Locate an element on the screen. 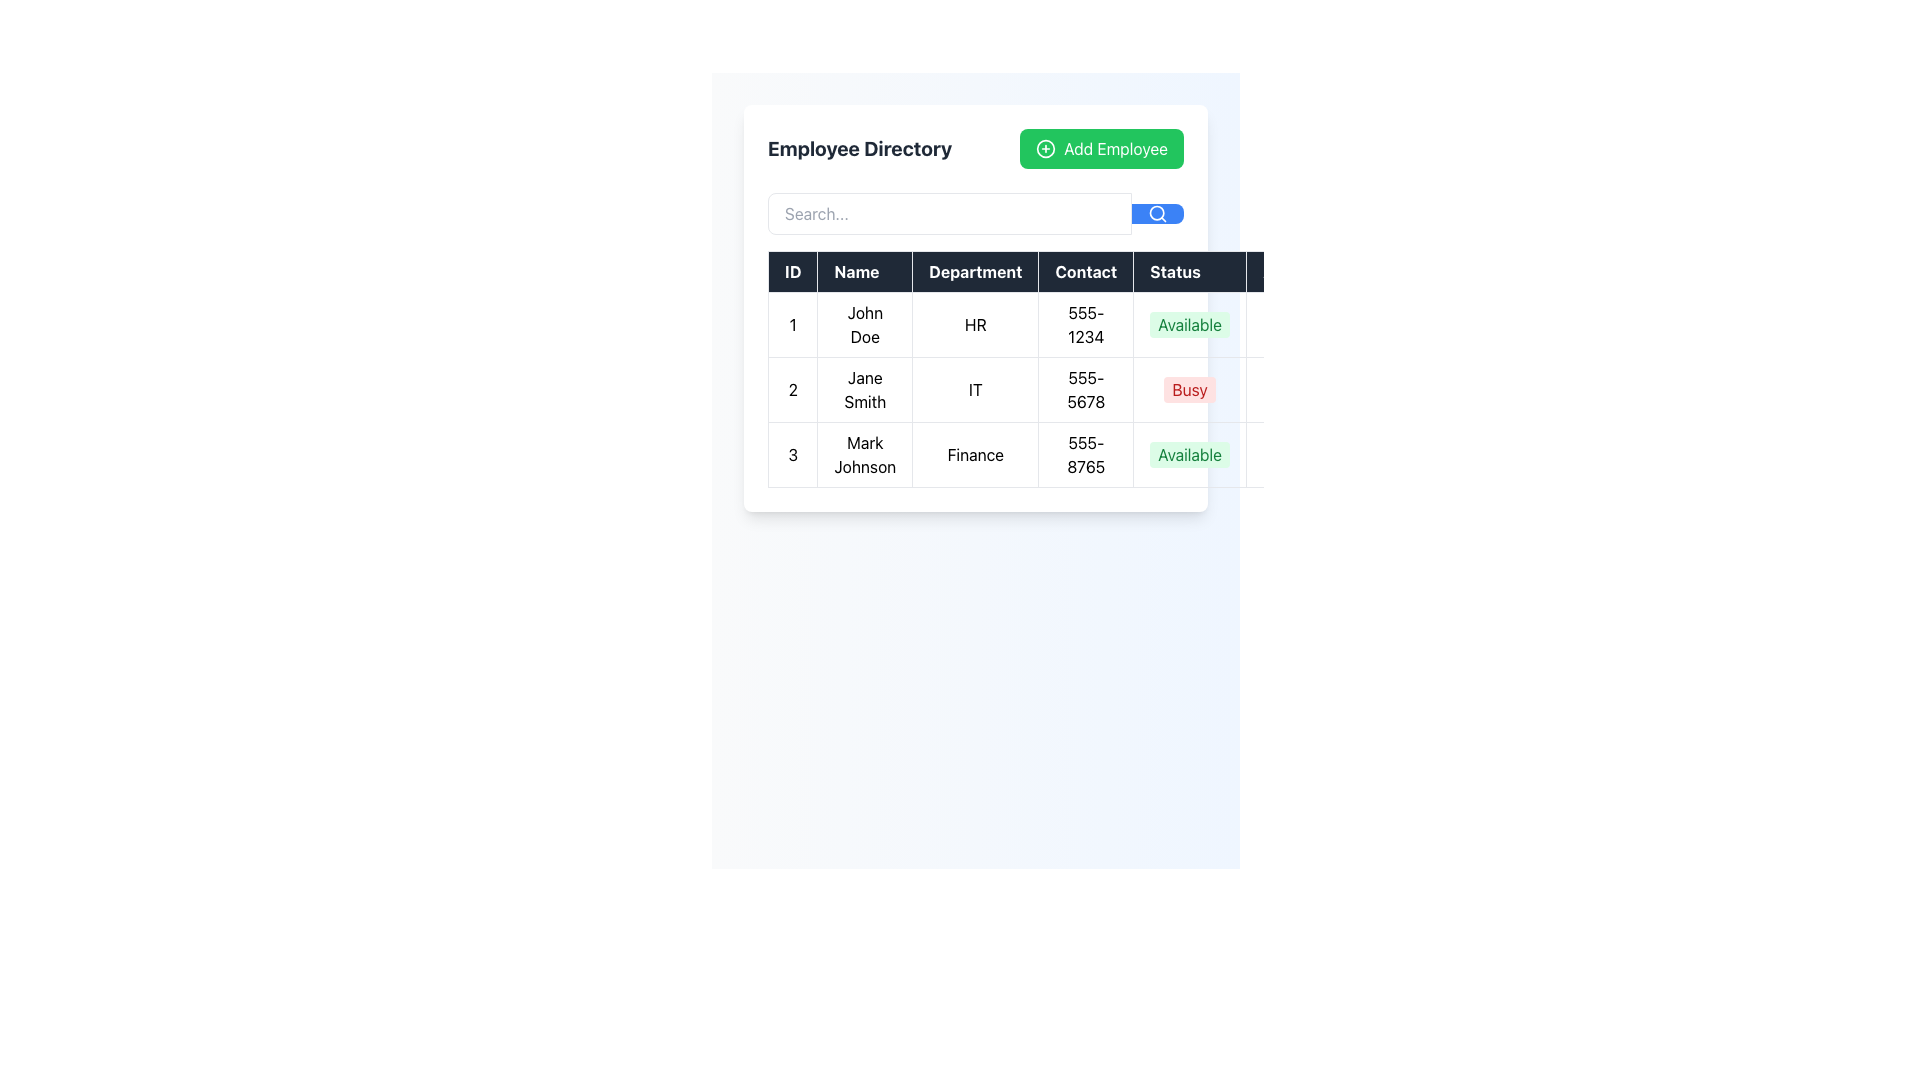 The width and height of the screenshot is (1920, 1080). the 'ID' table header cell, which is a rectangular cell with a dark background and white text, located in the top-left corner of the table header row is located at coordinates (792, 272).